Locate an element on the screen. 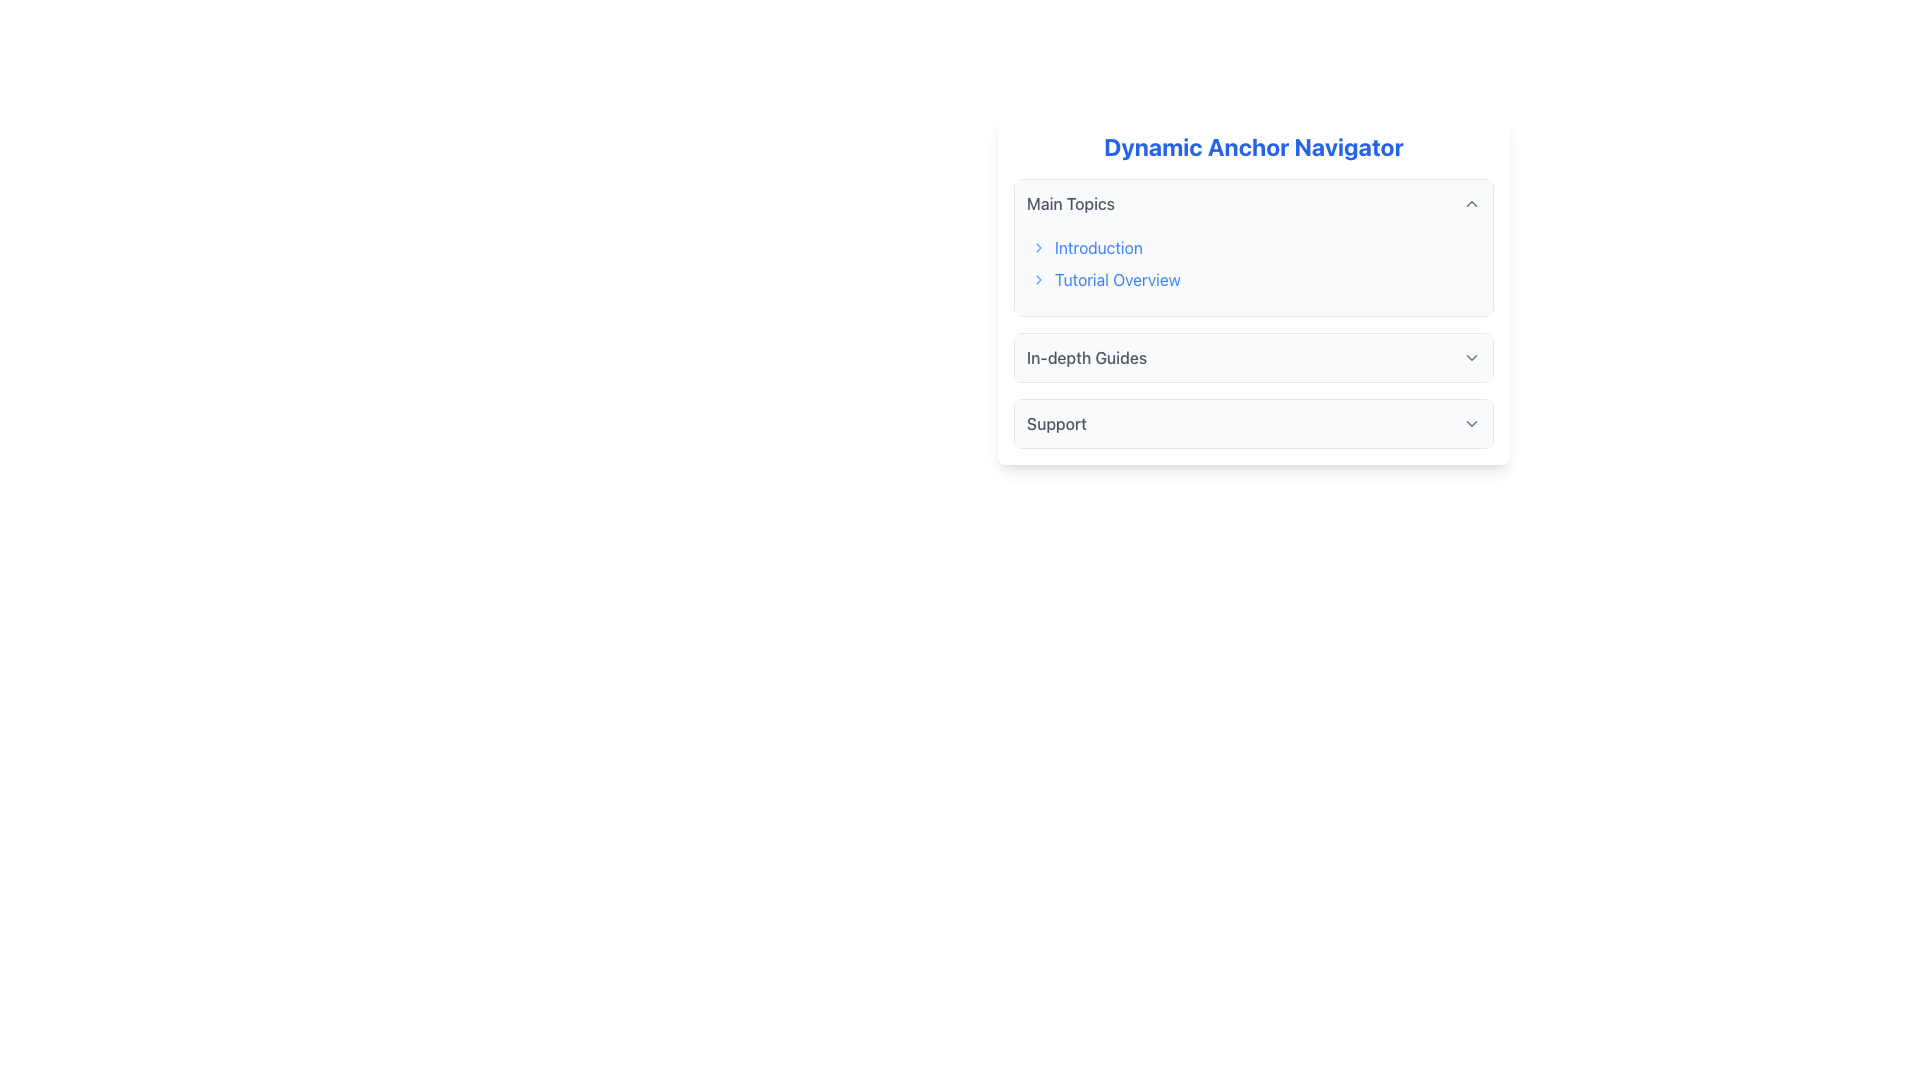  the 'Support' text label located in the 'Dynamic Anchor Navigator' under 'In-depth Guides', positioned in the bottom-right part of the navigation interface is located at coordinates (1055, 423).